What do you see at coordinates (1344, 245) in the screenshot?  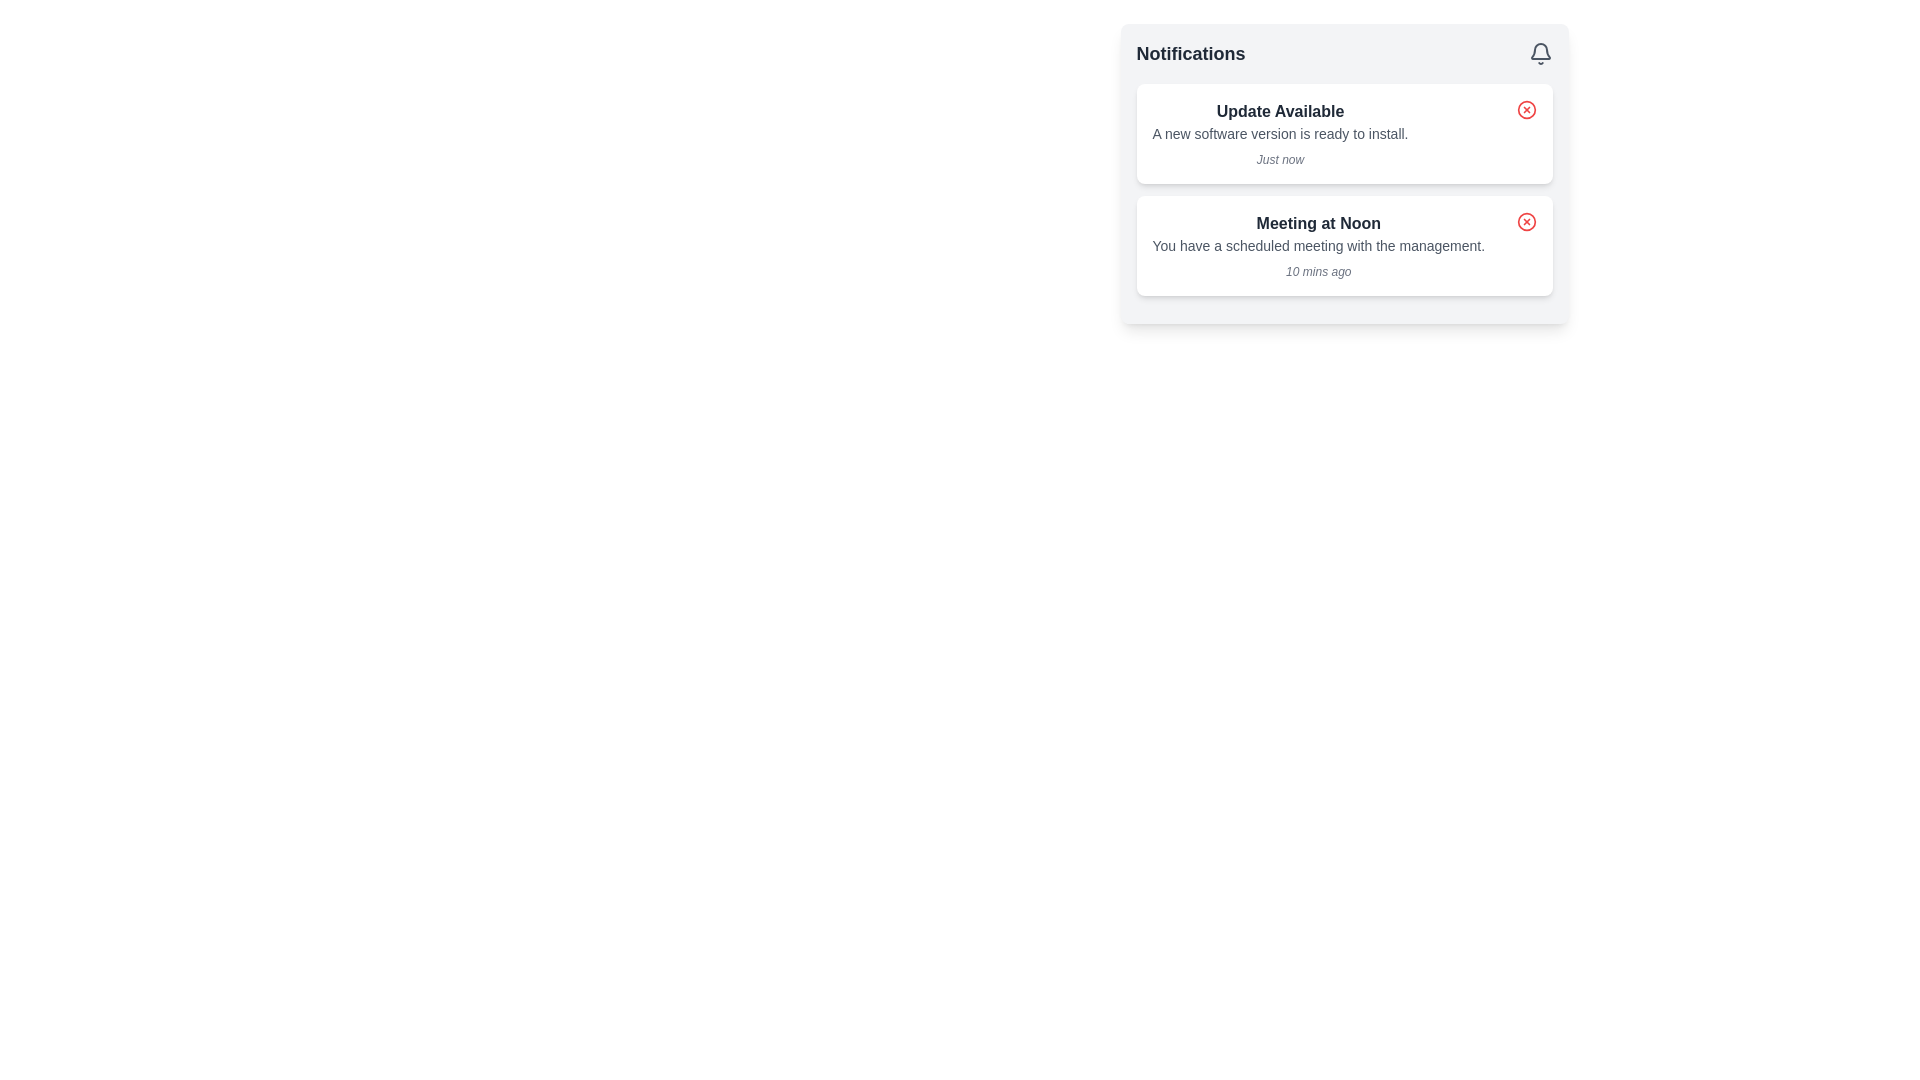 I see `the Notification card displaying 'Meeting at Noon'` at bounding box center [1344, 245].